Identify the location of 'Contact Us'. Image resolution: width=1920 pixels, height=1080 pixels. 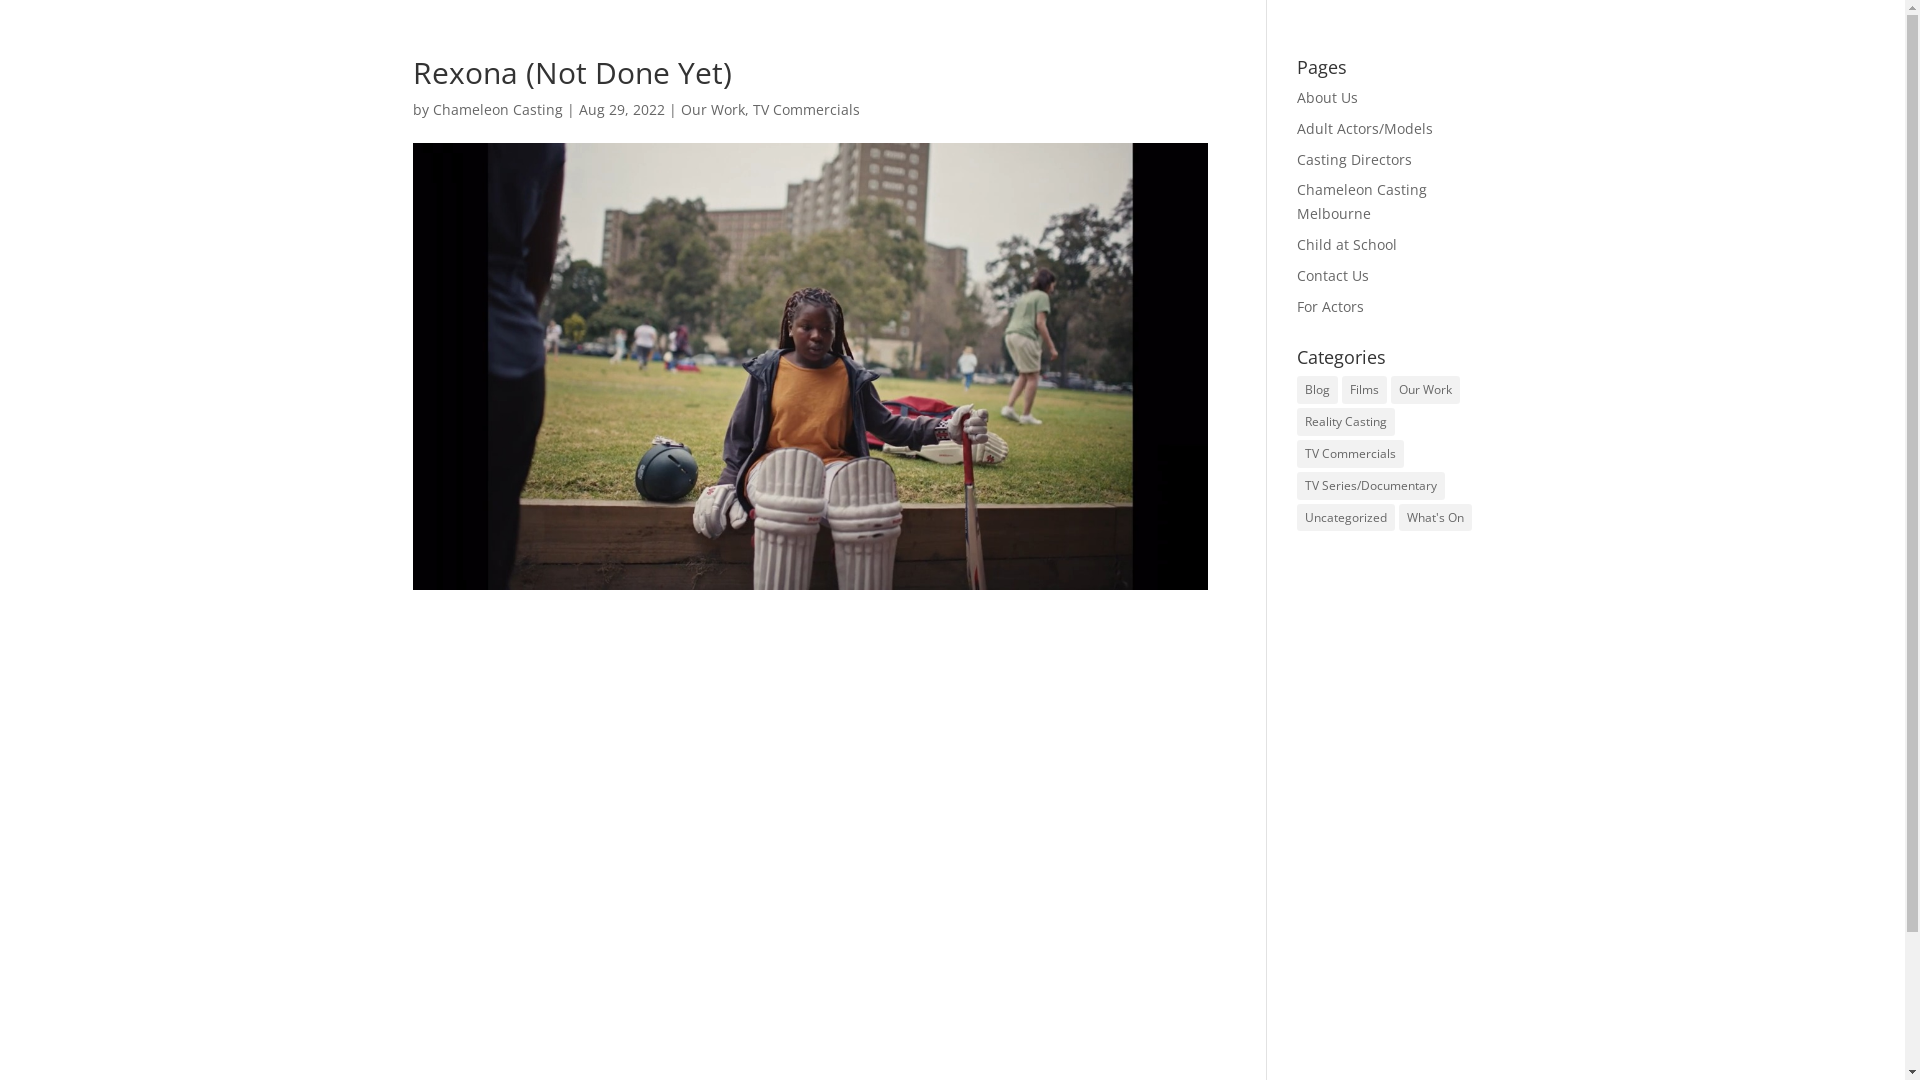
(1333, 275).